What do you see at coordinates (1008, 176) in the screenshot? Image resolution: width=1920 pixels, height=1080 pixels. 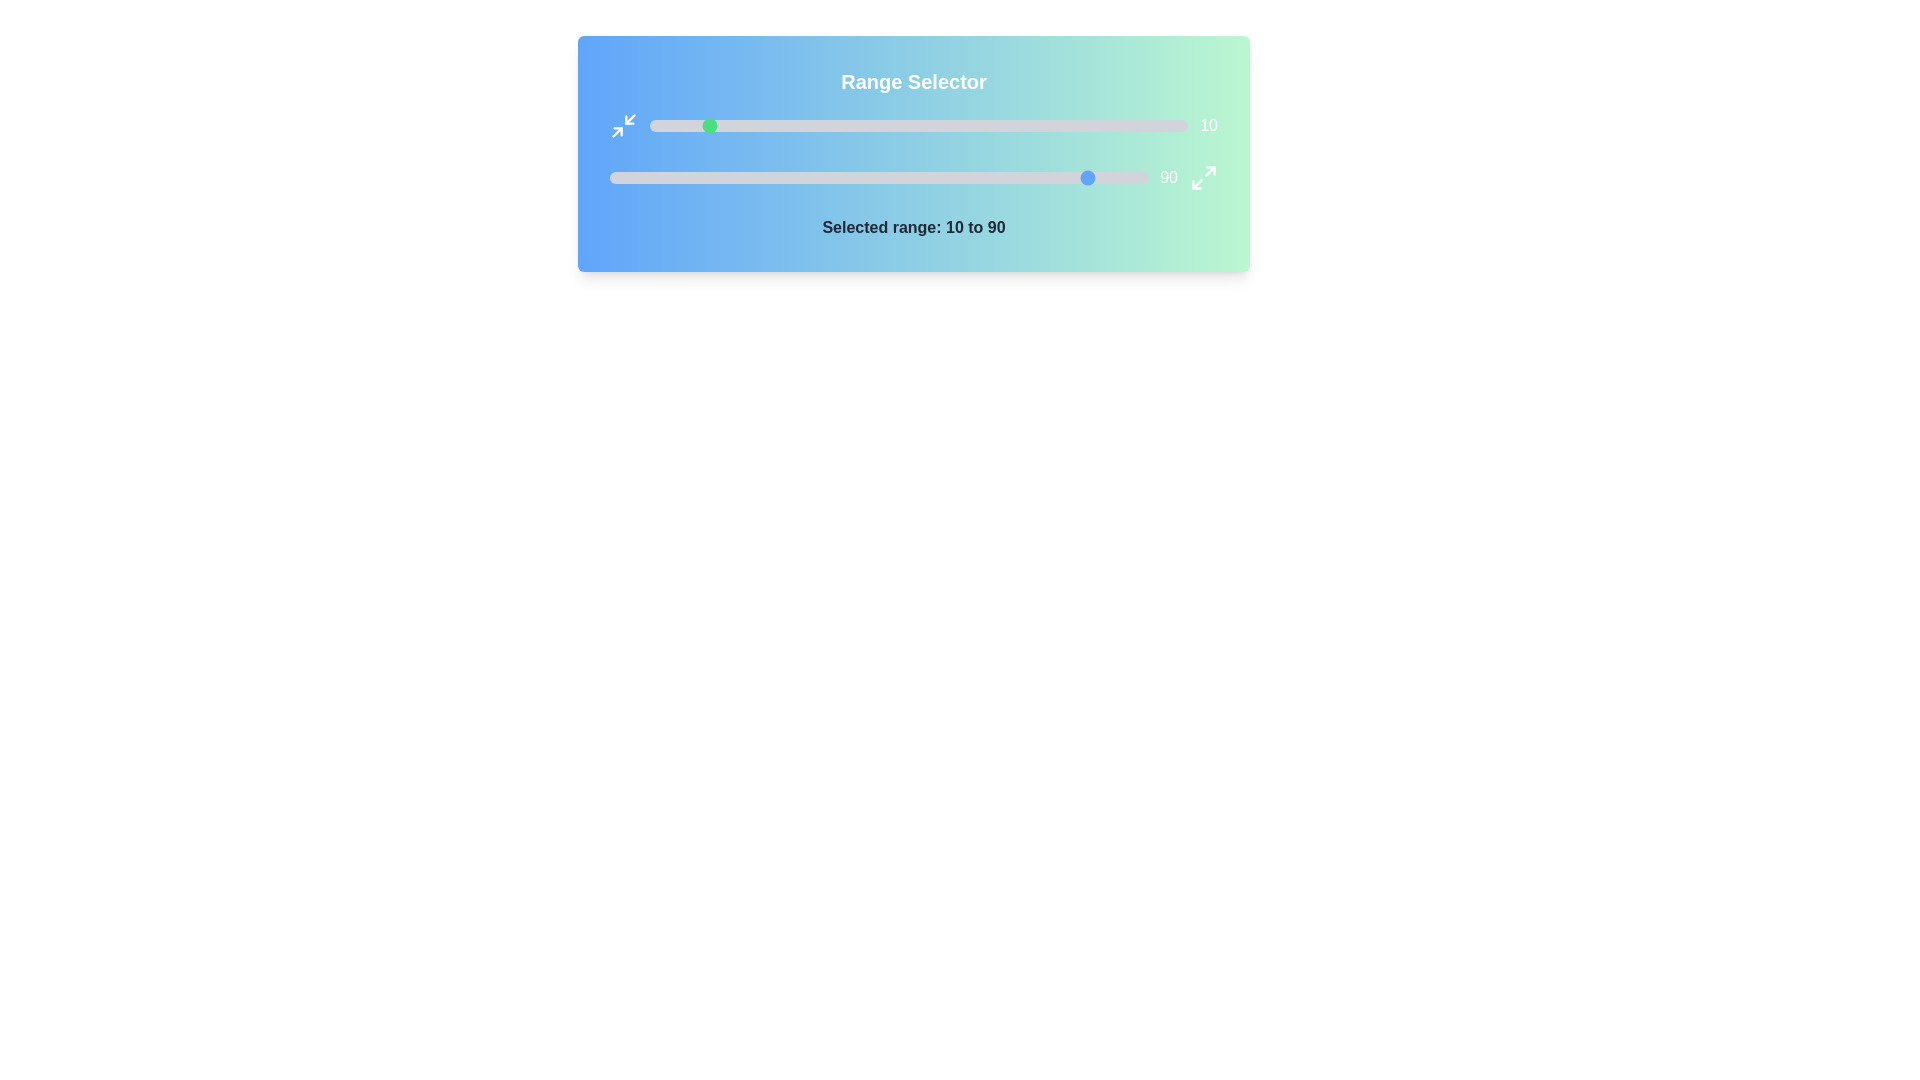 I see `the slider value` at bounding box center [1008, 176].